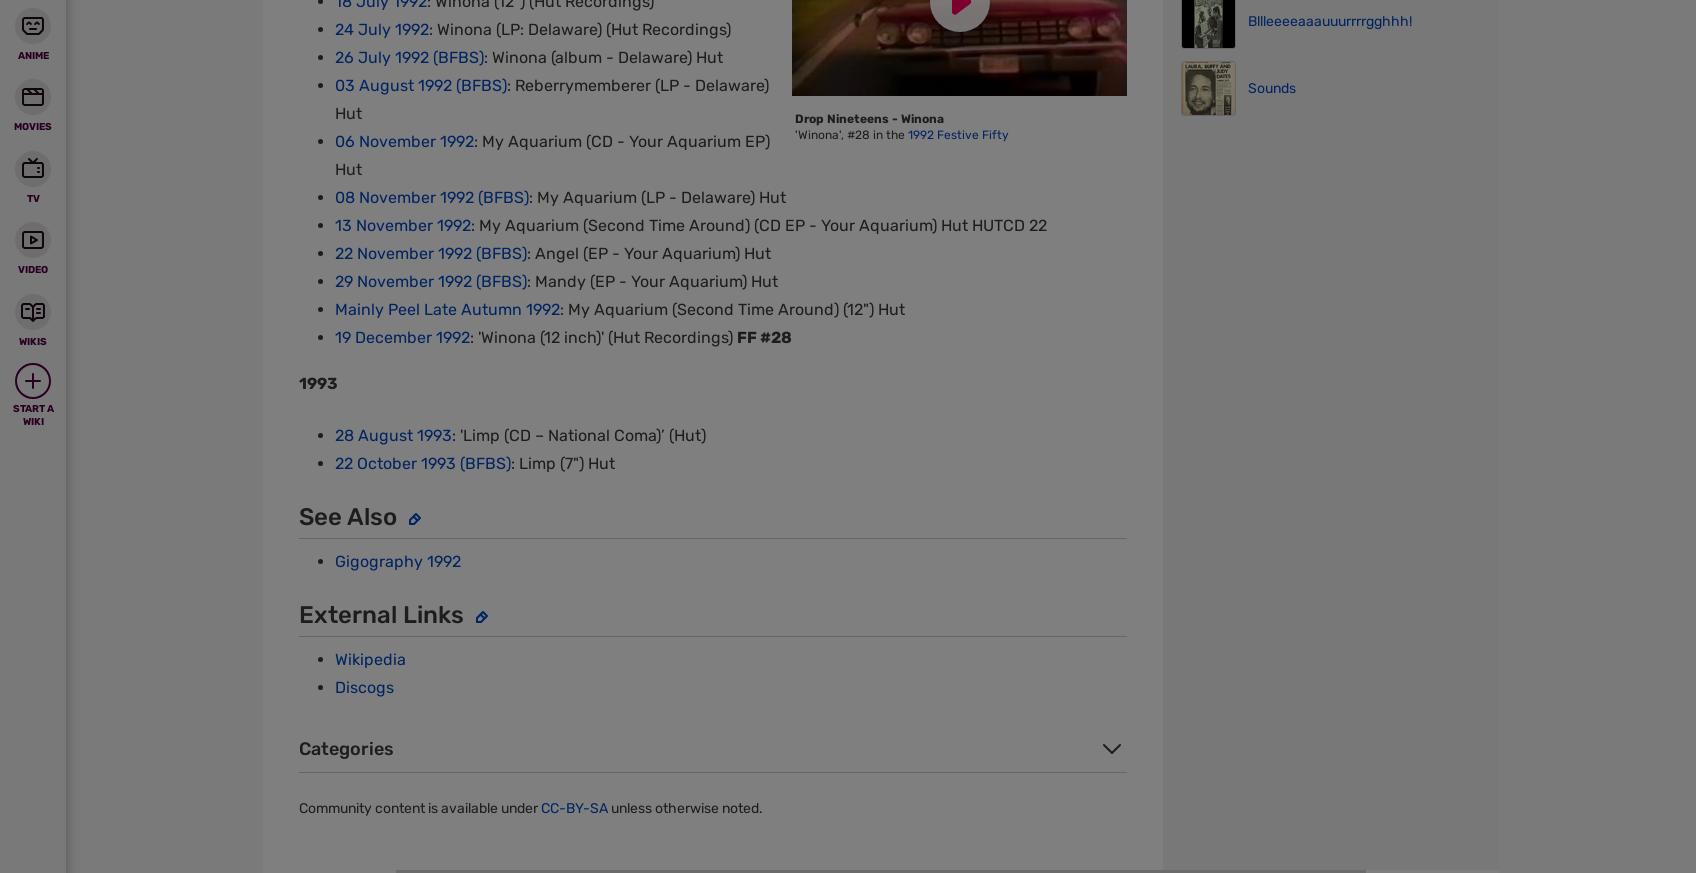 Image resolution: width=1696 pixels, height=873 pixels. I want to click on 'View Mobile Site', so click(824, 276).